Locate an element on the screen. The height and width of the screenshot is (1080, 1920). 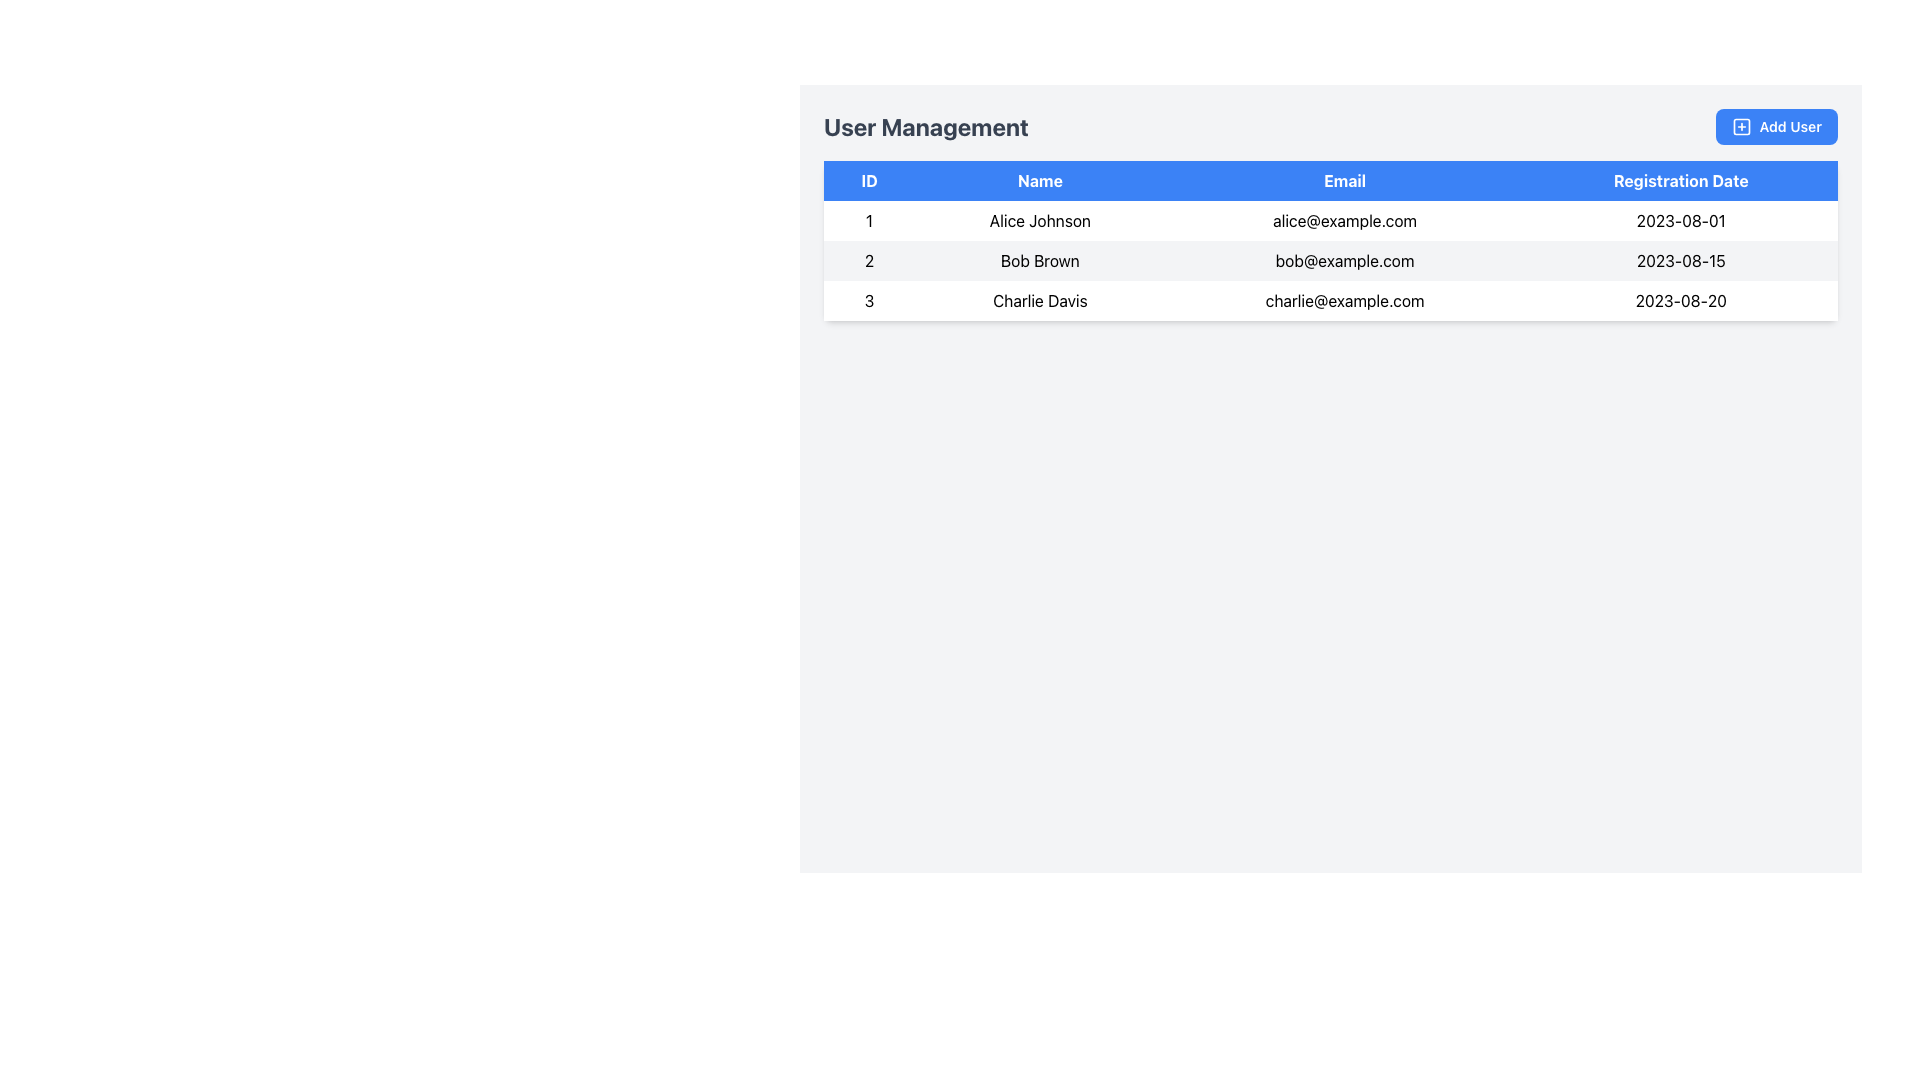
the table header row indicating the categories of the data, specifically the header labeled 'Email', which is the third header from the left is located at coordinates (1330, 181).